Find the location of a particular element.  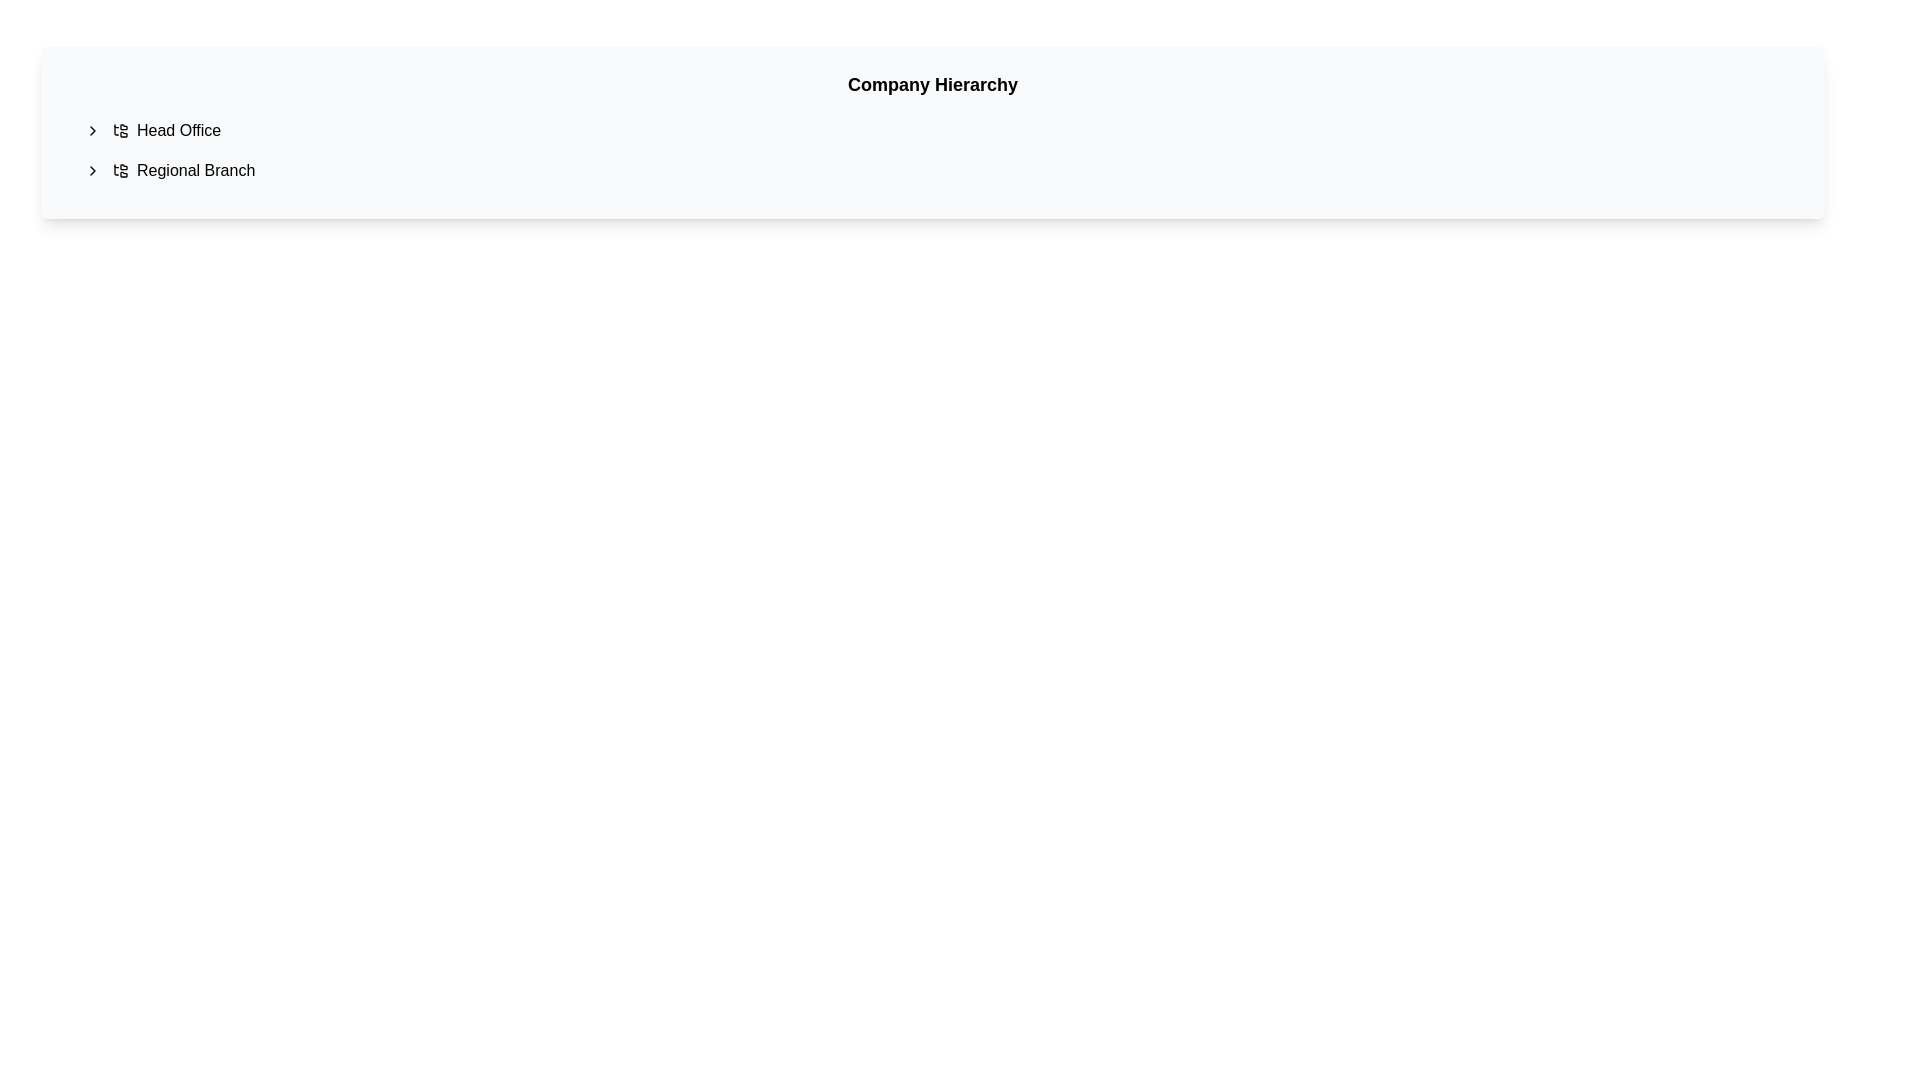

the static text header that labels the section above 'Head Office' and 'Regional Branch', providing a title for the content that follows is located at coordinates (931, 83).